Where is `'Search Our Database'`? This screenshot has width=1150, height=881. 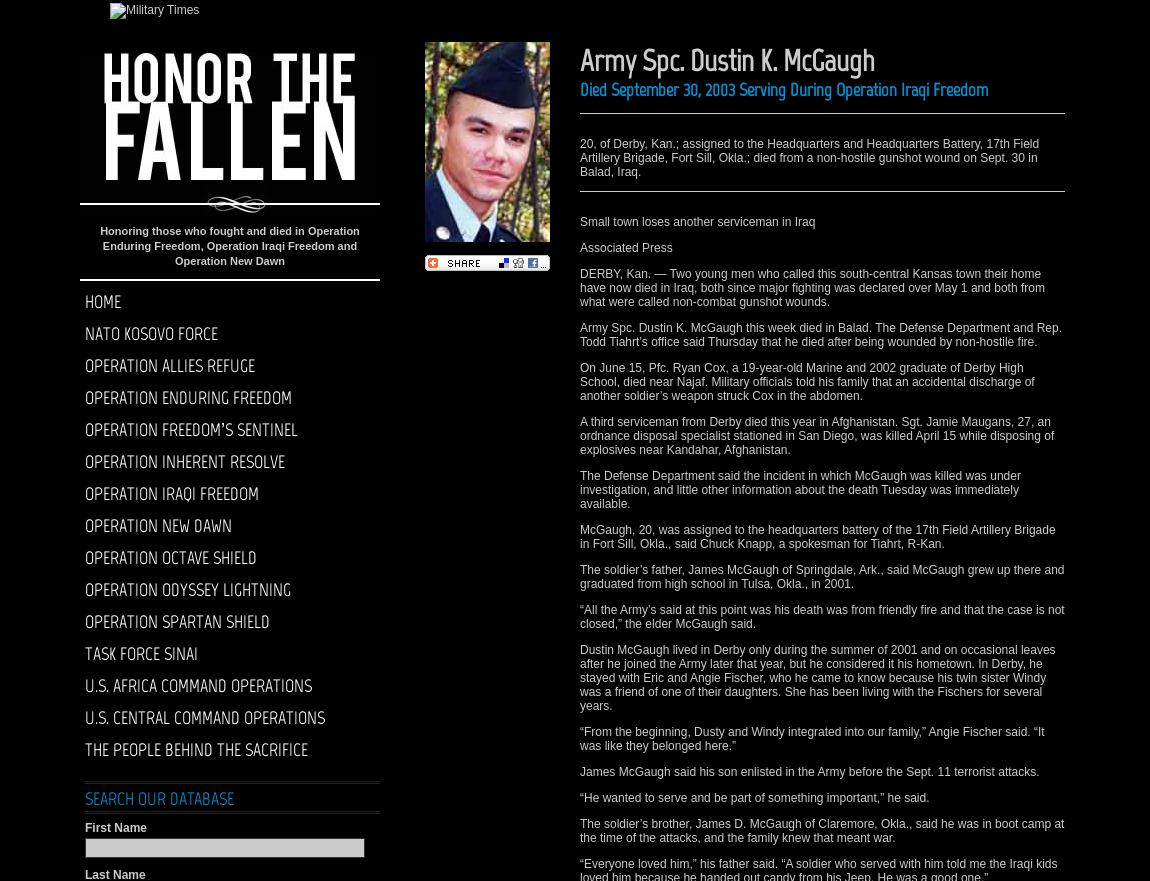
'Search Our Database' is located at coordinates (158, 798).